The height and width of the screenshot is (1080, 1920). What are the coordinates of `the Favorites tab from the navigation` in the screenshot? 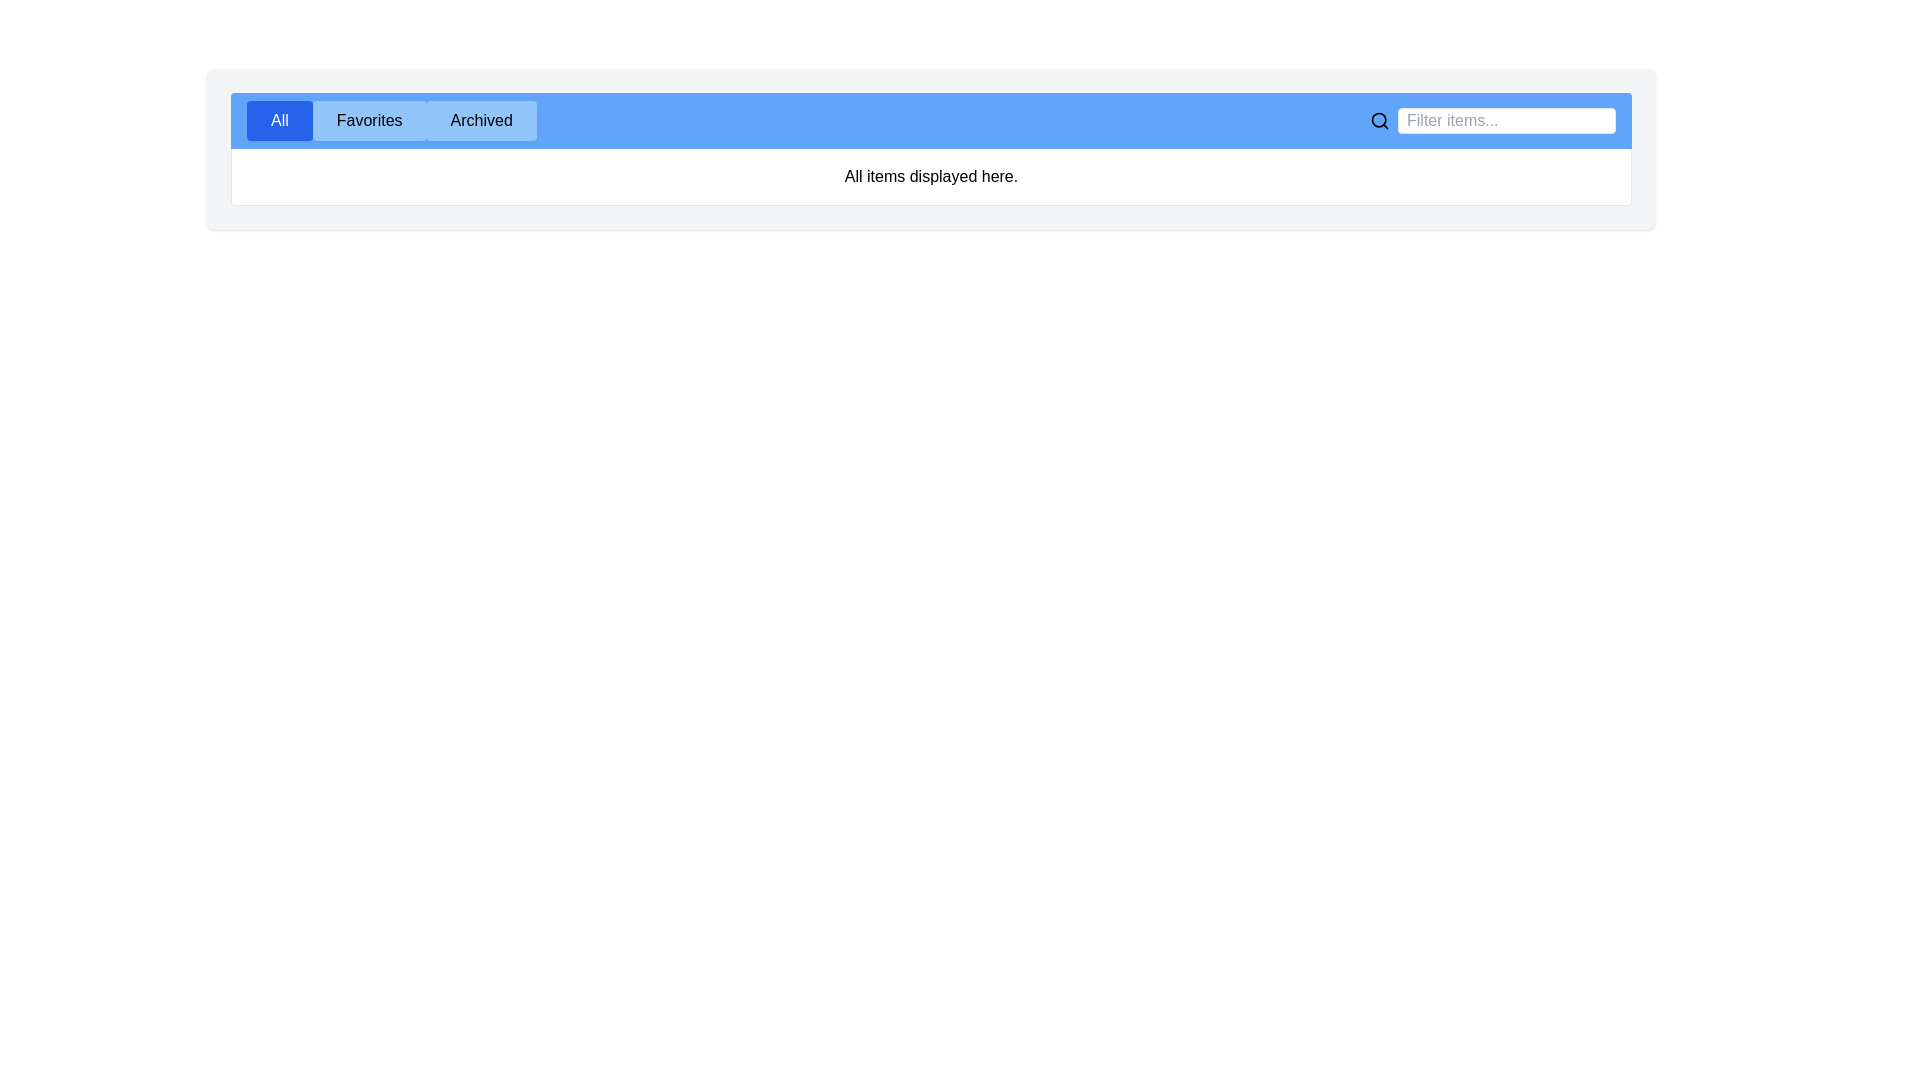 It's located at (369, 120).